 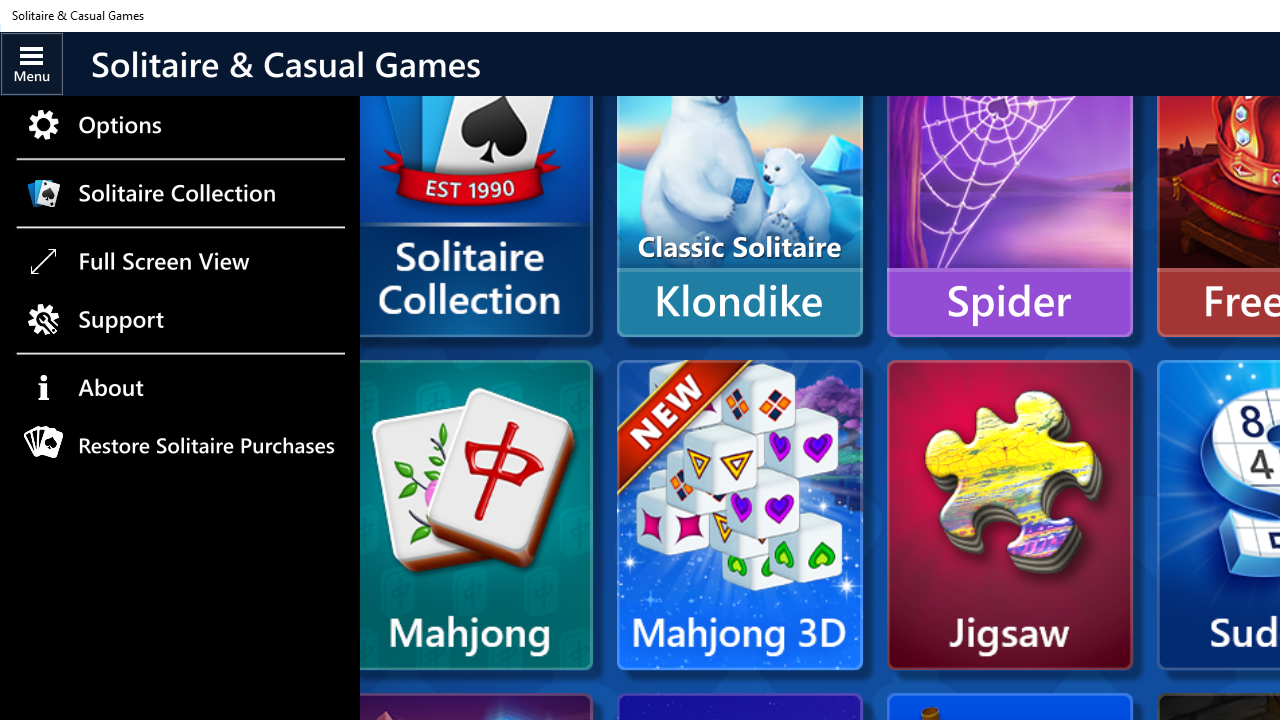 What do you see at coordinates (738, 514) in the screenshot?
I see `'Mahjong 3D'` at bounding box center [738, 514].